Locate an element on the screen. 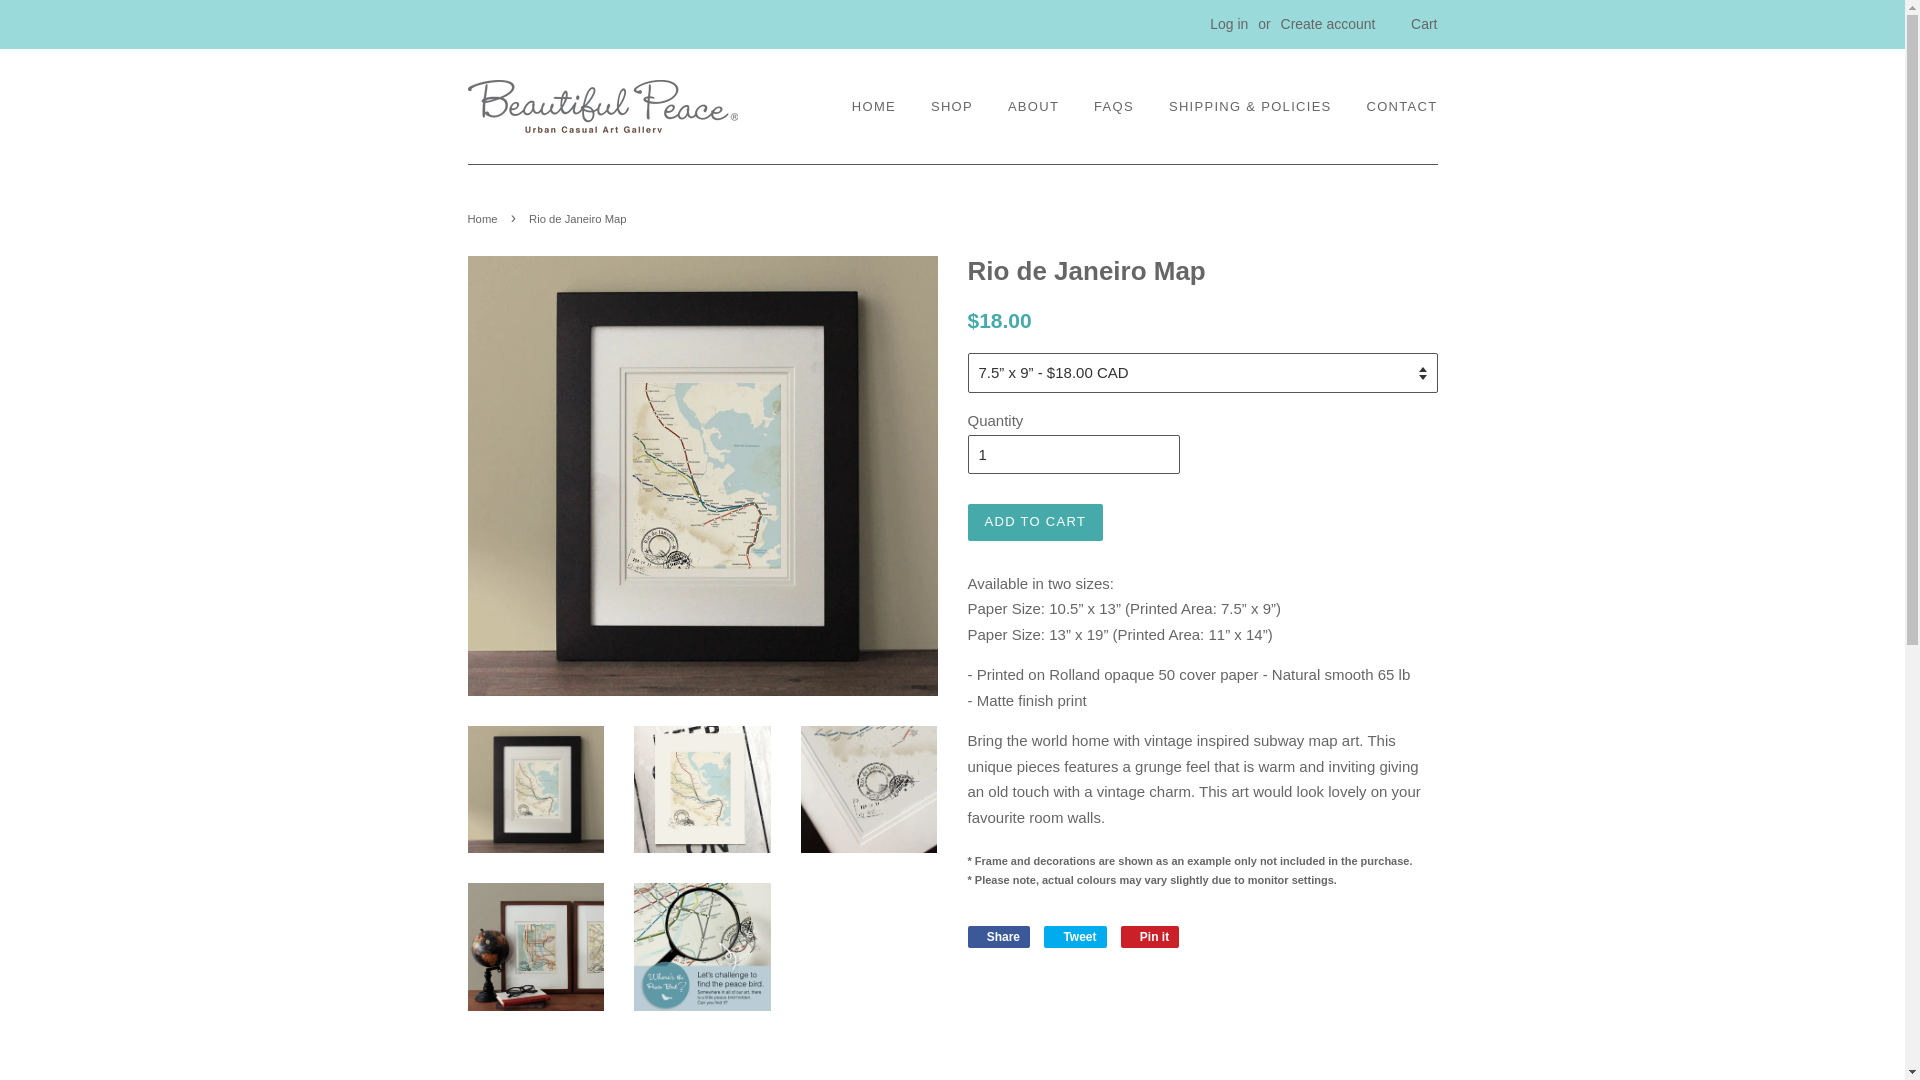 This screenshot has width=1920, height=1080. 'SHOP' is located at coordinates (950, 107).